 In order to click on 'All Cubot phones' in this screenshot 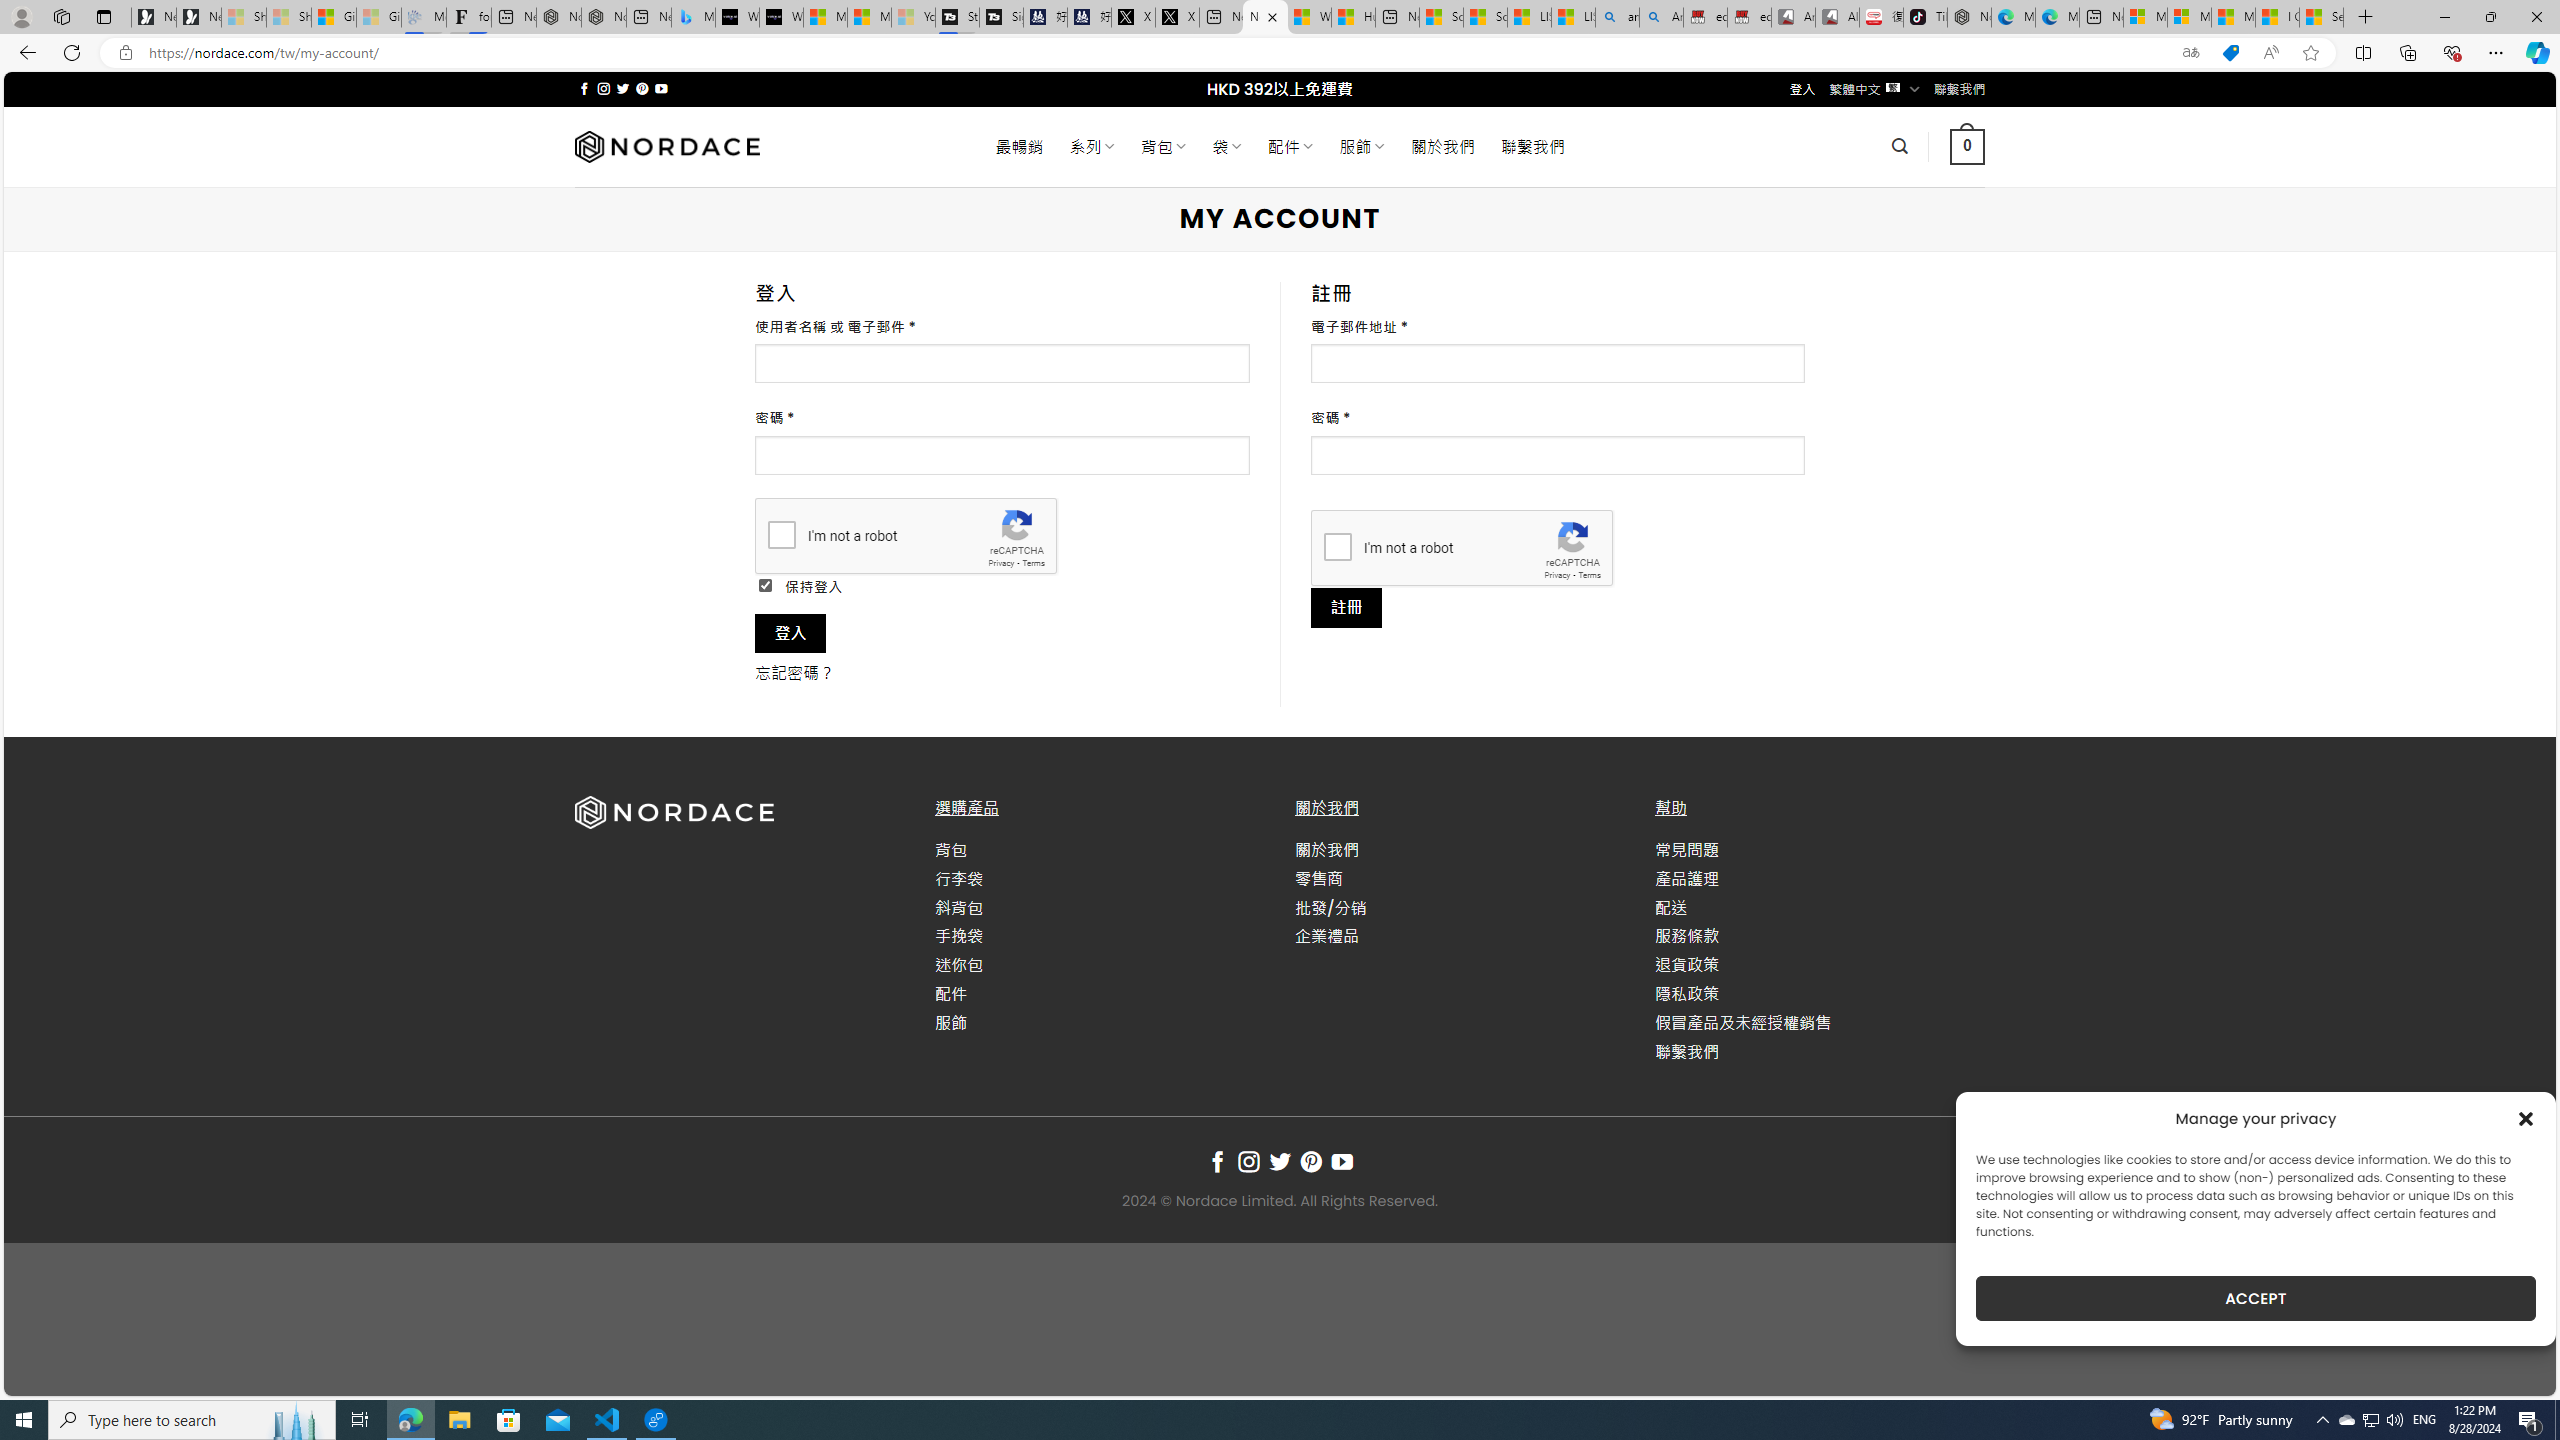, I will do `click(1838, 16)`.